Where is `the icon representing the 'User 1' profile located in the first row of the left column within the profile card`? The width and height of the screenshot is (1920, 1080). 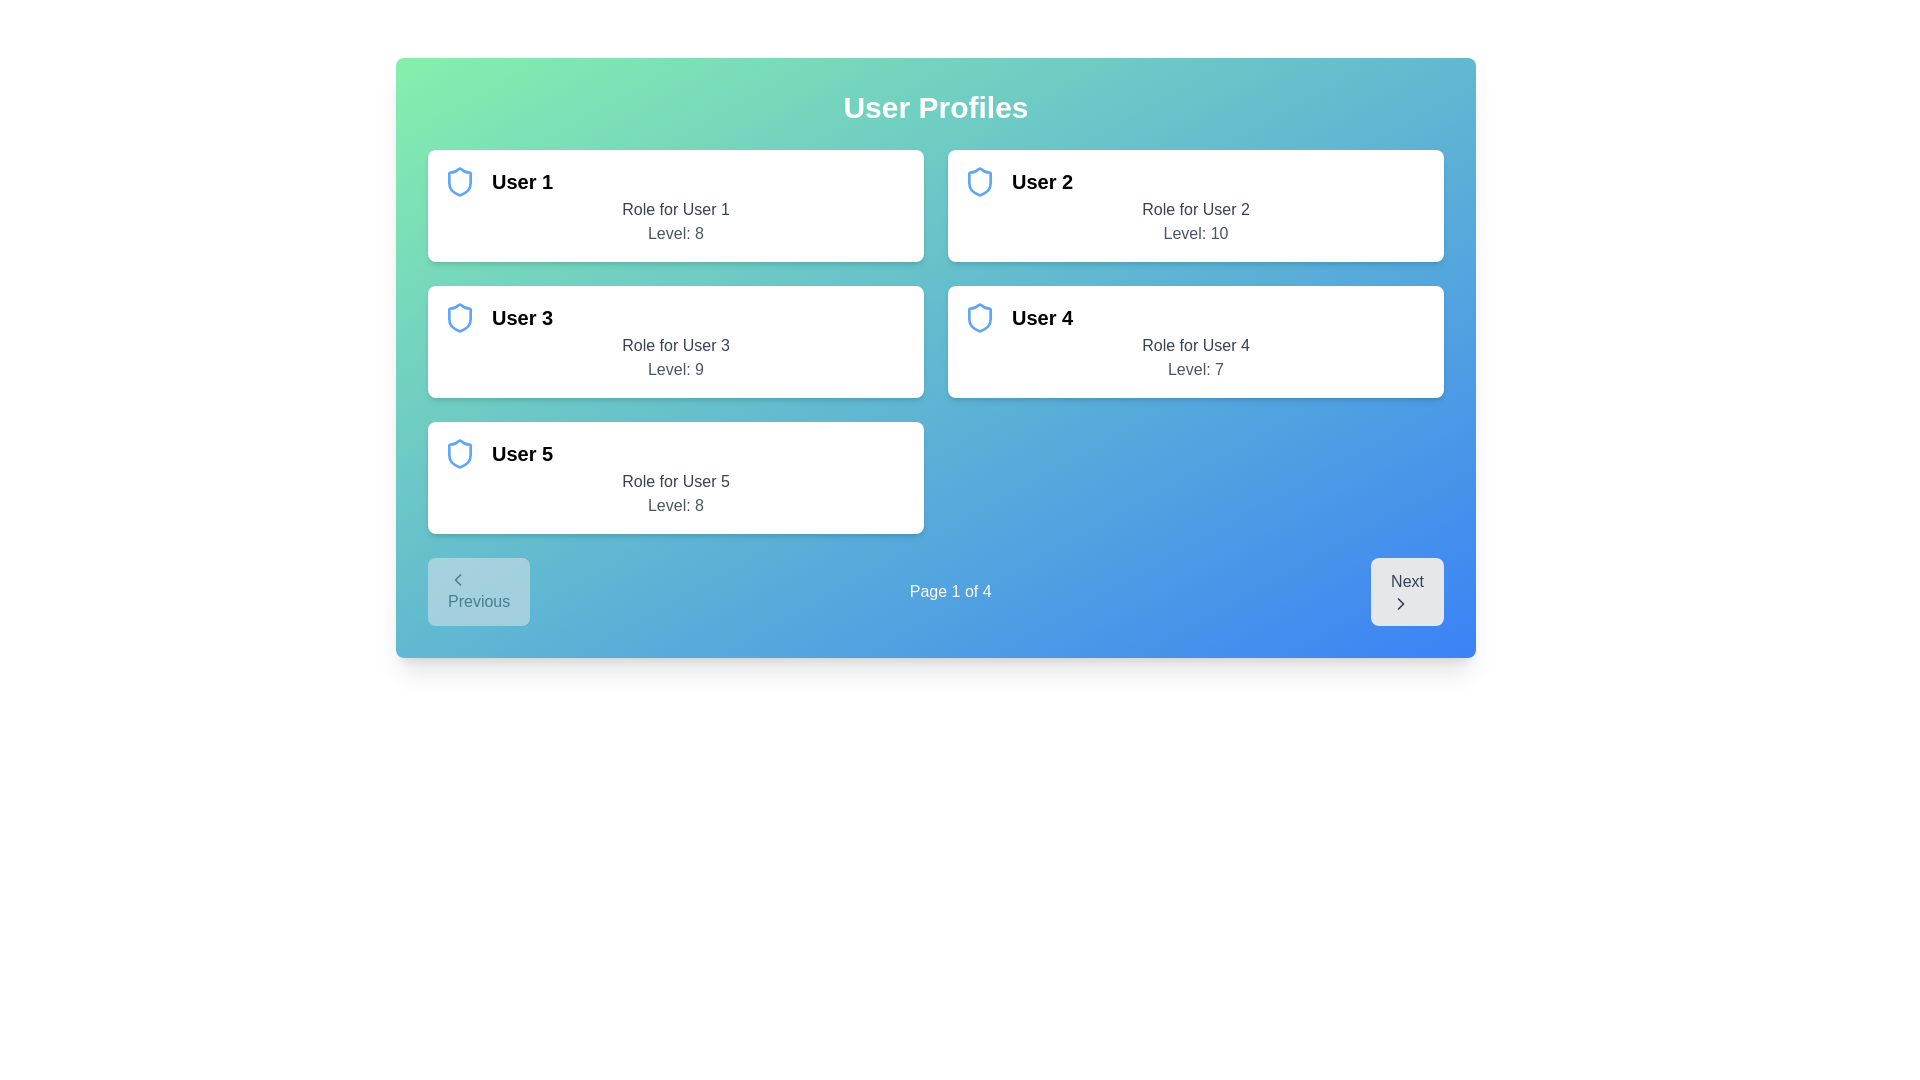
the icon representing the 'User 1' profile located in the first row of the left column within the profile card is located at coordinates (459, 181).